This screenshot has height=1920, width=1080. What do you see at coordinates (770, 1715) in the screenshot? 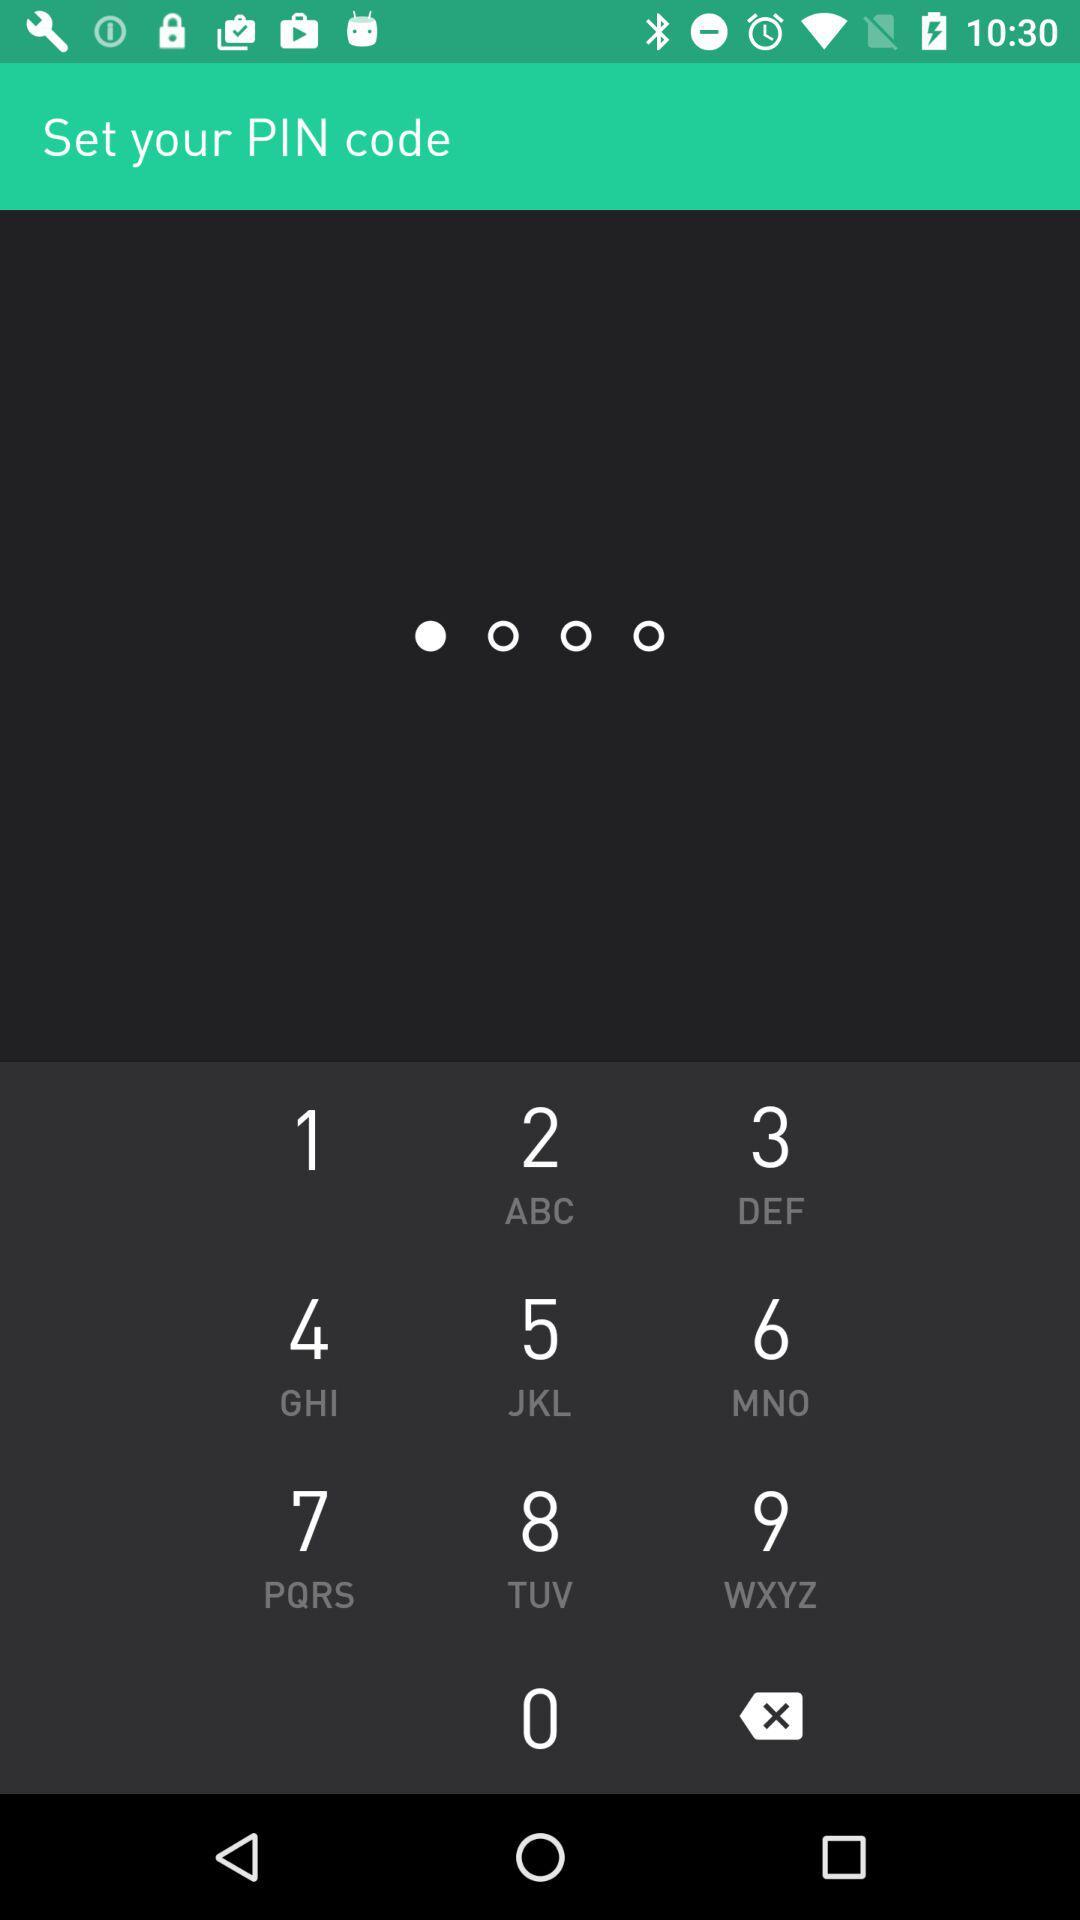
I see `the close icon` at bounding box center [770, 1715].